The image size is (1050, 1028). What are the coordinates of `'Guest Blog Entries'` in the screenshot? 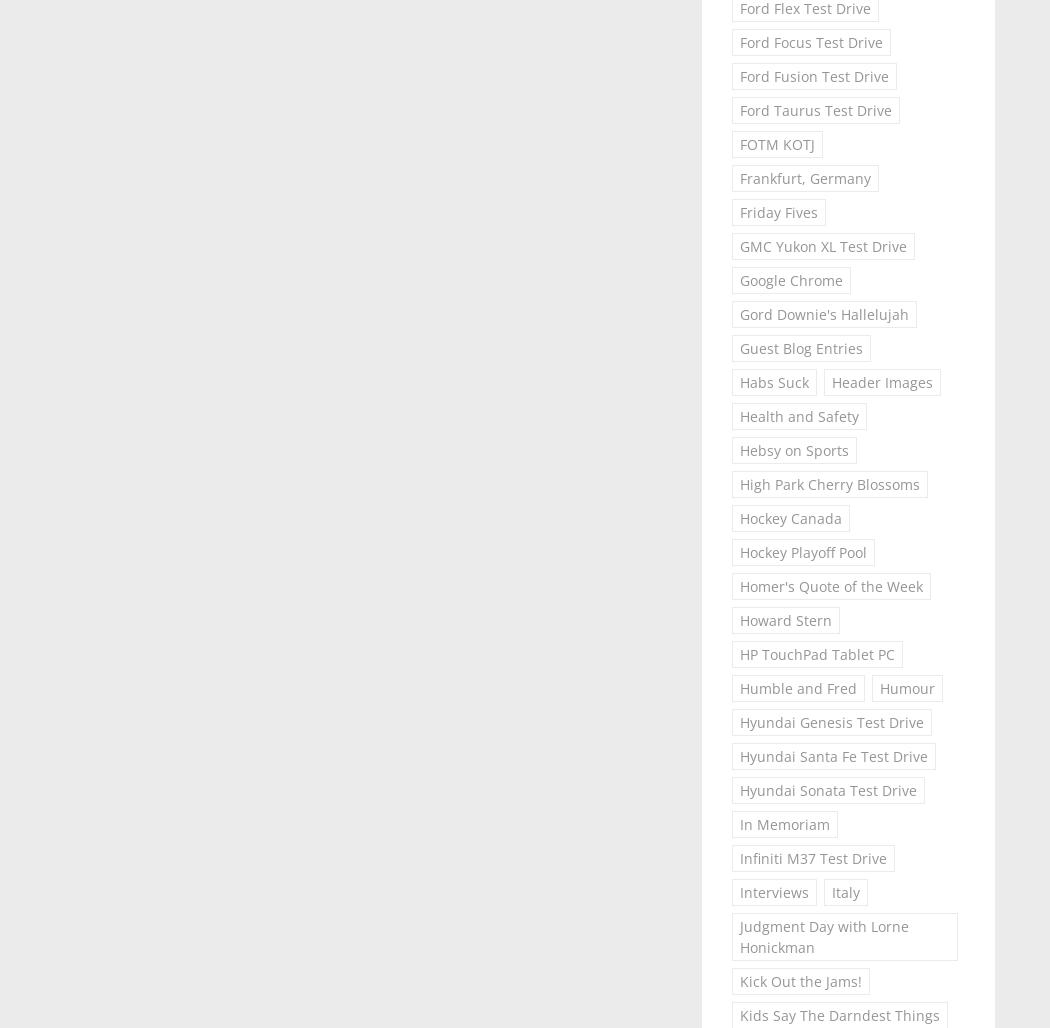 It's located at (799, 347).